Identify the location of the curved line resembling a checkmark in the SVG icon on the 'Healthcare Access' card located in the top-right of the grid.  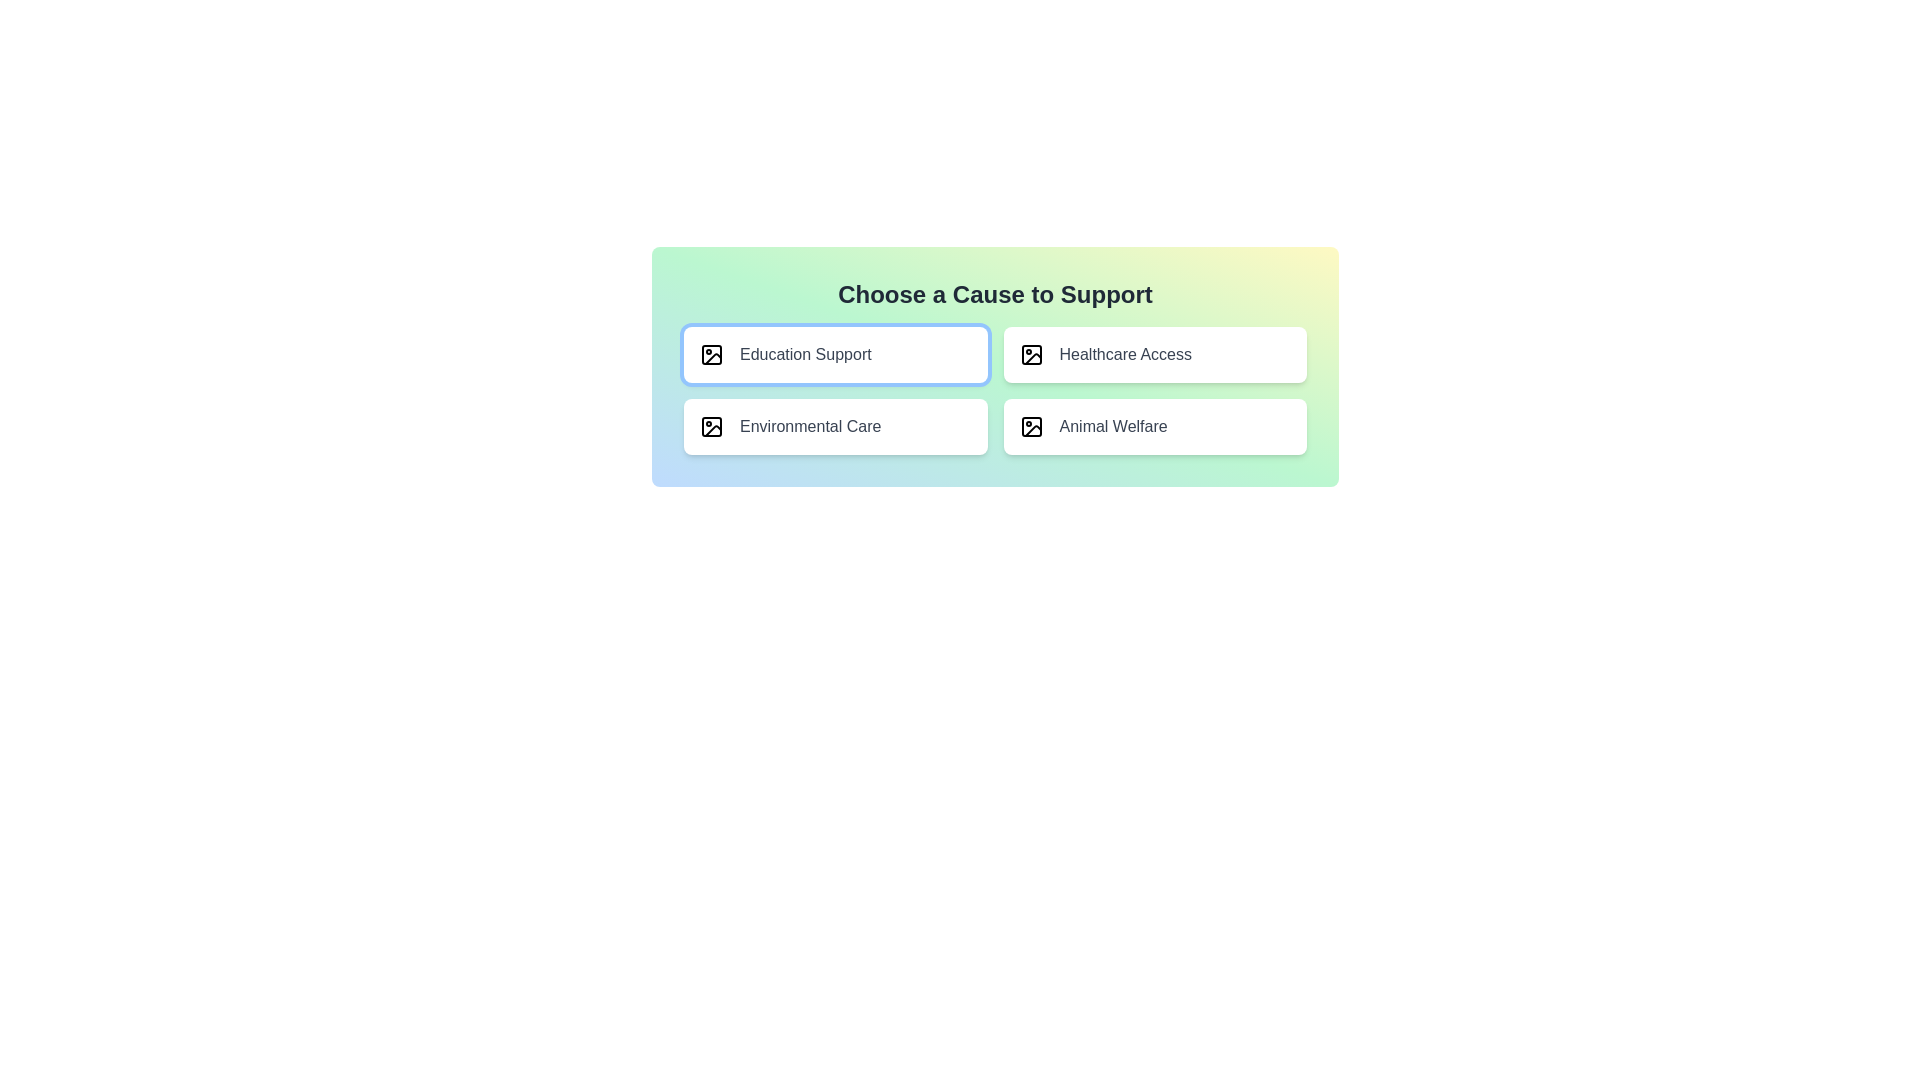
(1032, 357).